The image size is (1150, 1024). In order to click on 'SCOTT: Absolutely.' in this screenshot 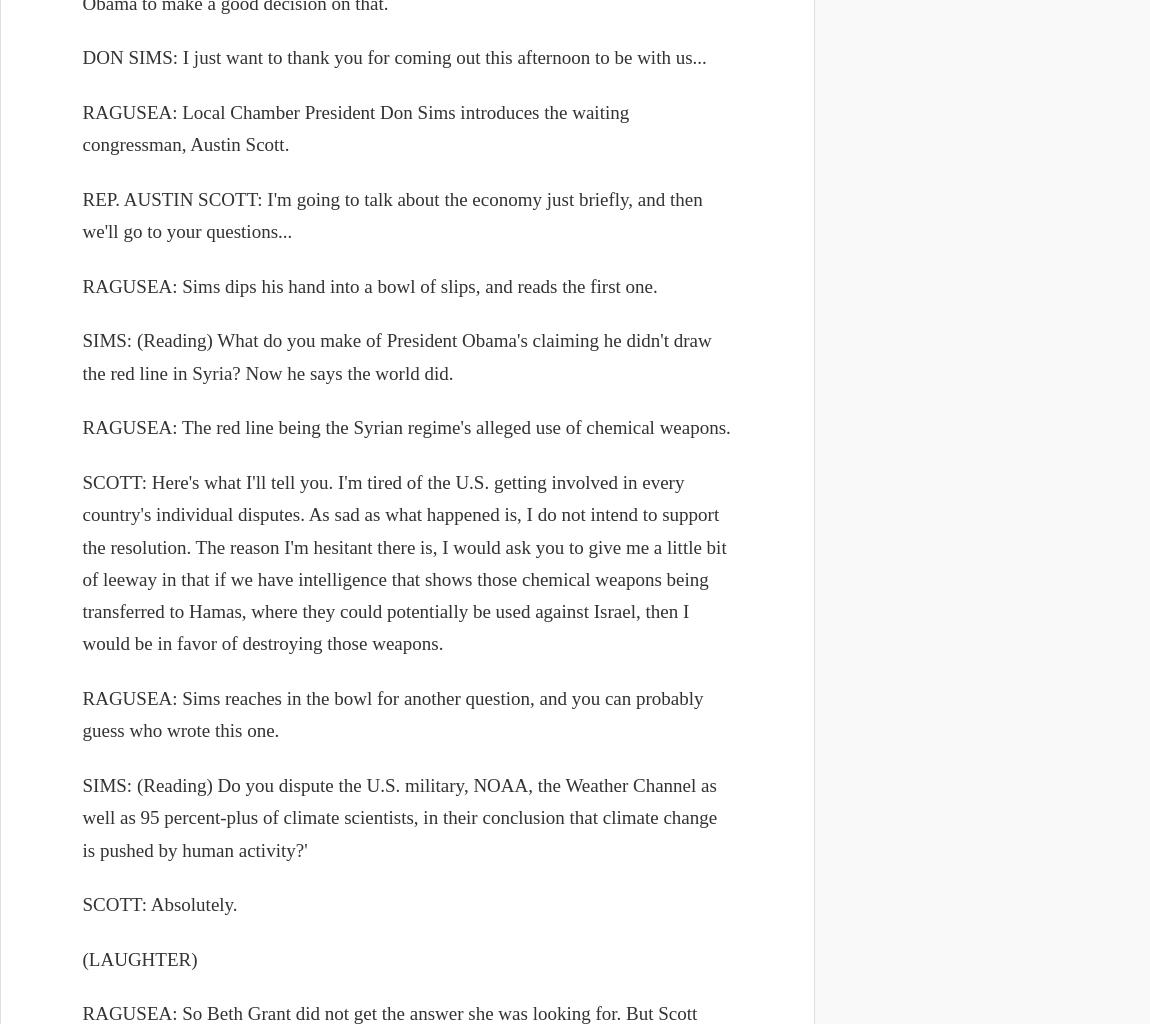, I will do `click(158, 903)`.